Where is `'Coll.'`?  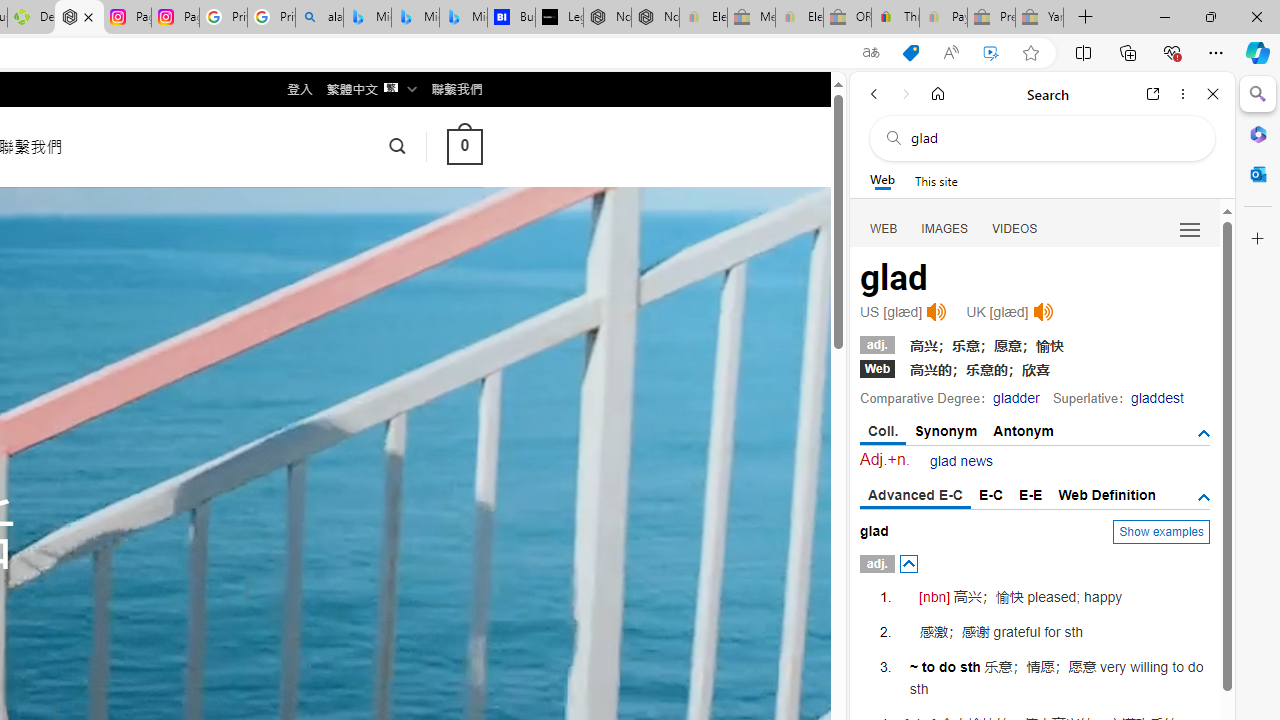
'Coll.' is located at coordinates (882, 431).